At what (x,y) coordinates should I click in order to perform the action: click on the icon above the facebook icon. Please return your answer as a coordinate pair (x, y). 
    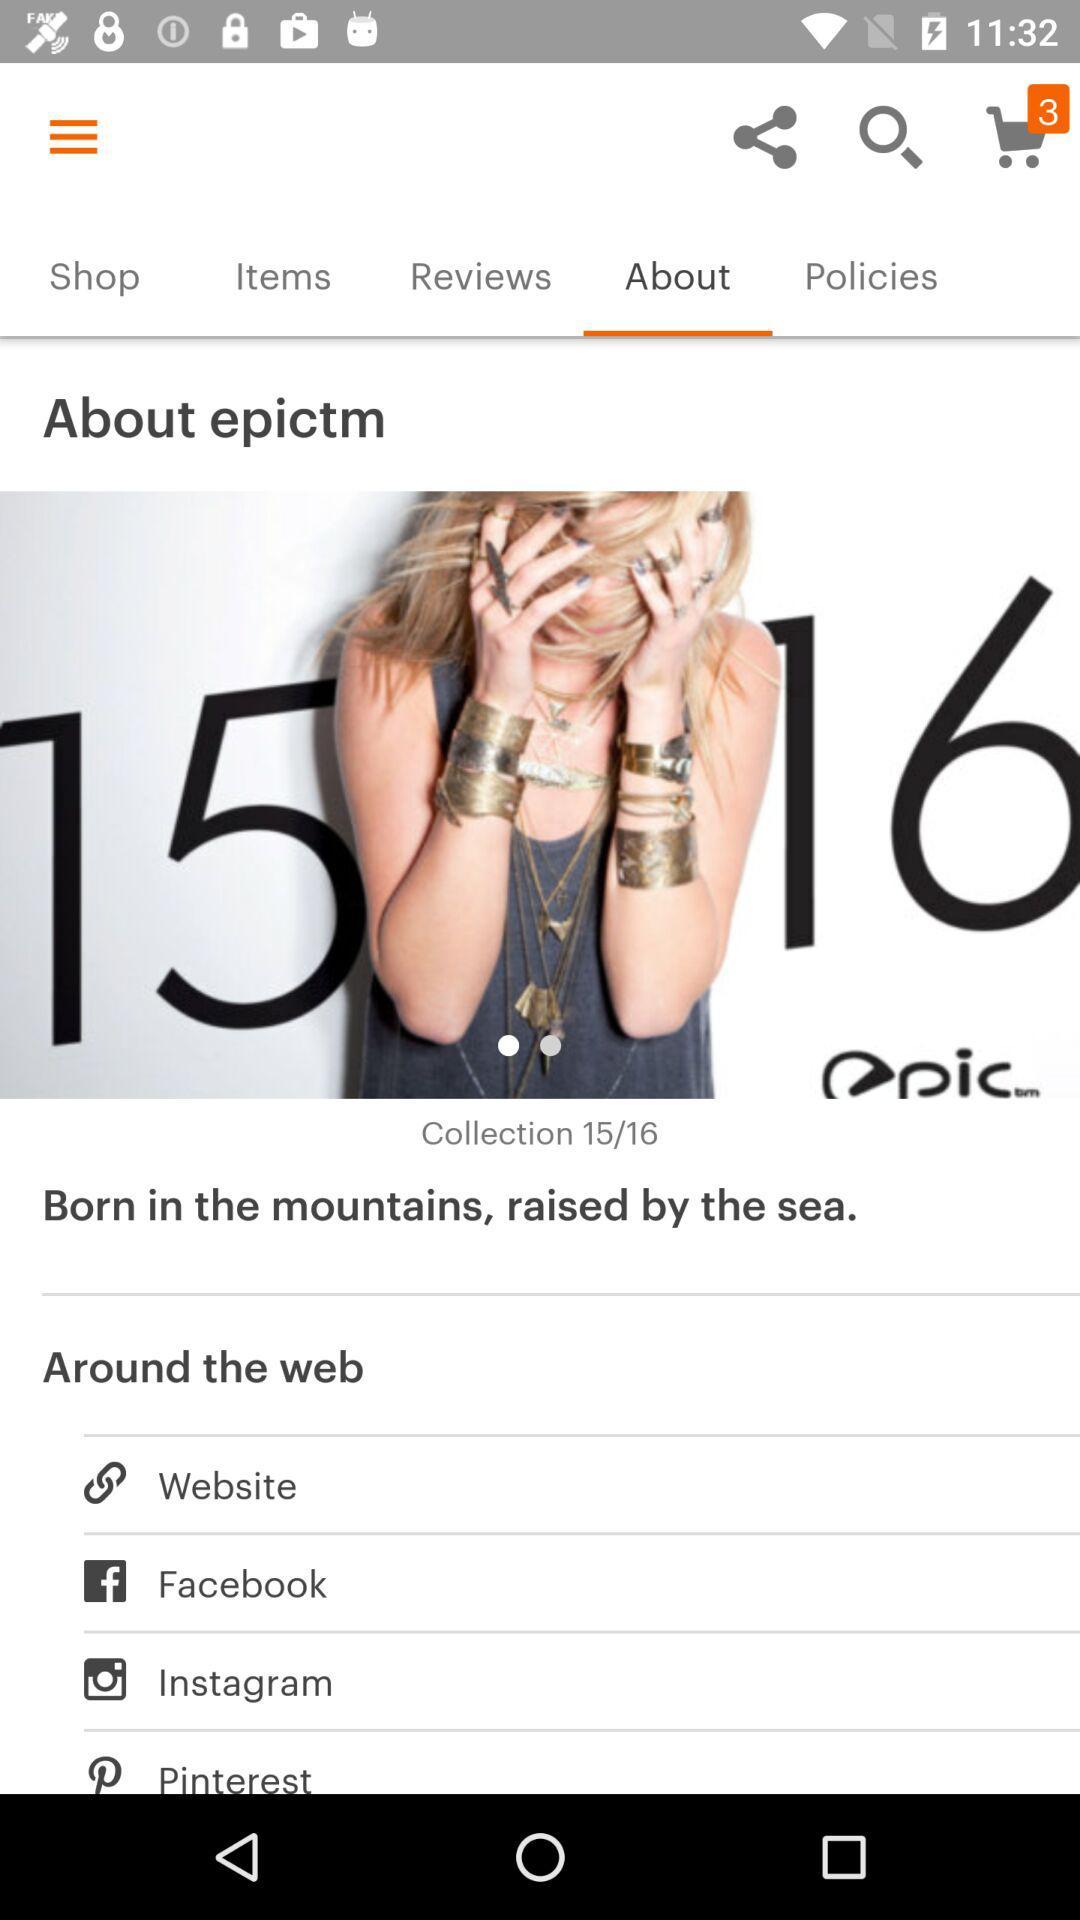
    Looking at the image, I should click on (560, 1483).